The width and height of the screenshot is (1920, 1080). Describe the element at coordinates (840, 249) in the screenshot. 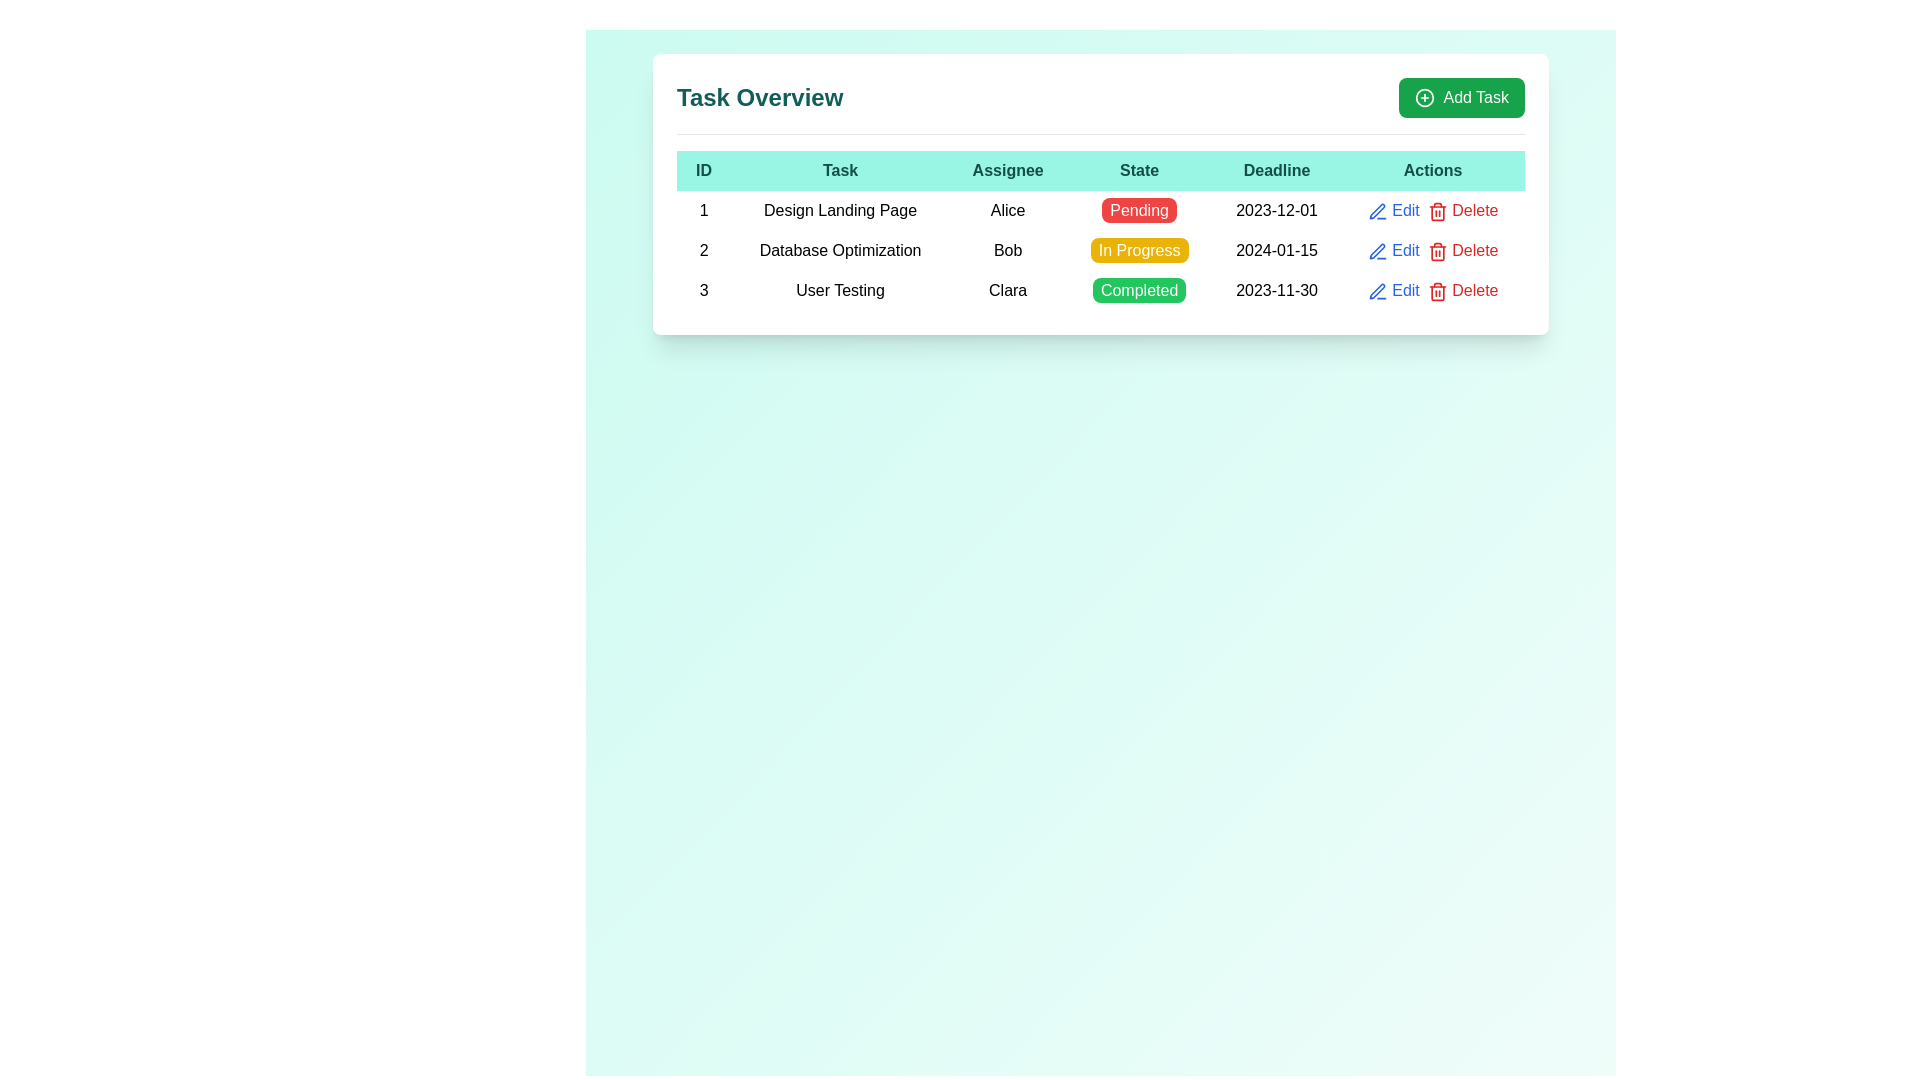

I see `the static text element displaying 'Database Optimization' which is the second item in the 'Task' column of the table, aligned with ID '2', assignee 'Bob', and status 'In Progress'` at that location.